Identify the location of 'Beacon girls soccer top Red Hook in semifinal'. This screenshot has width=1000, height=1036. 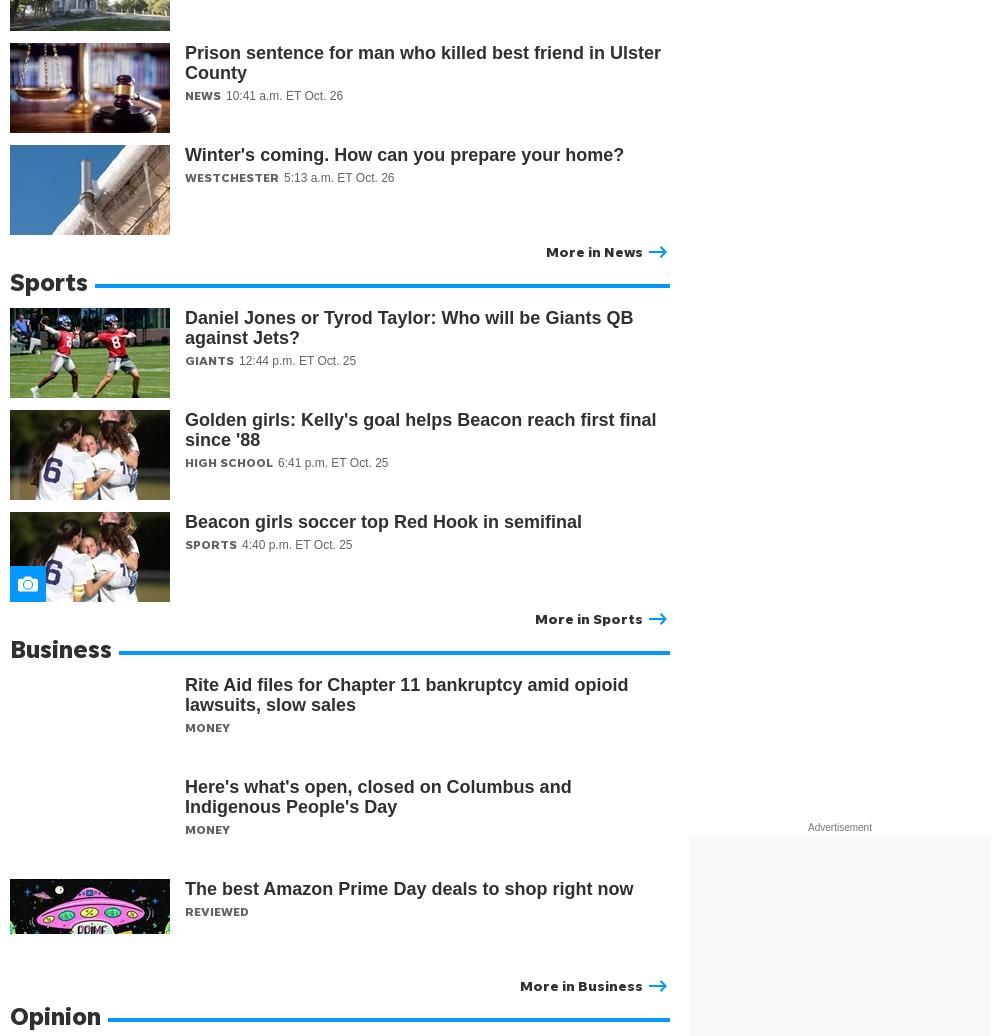
(386, 522).